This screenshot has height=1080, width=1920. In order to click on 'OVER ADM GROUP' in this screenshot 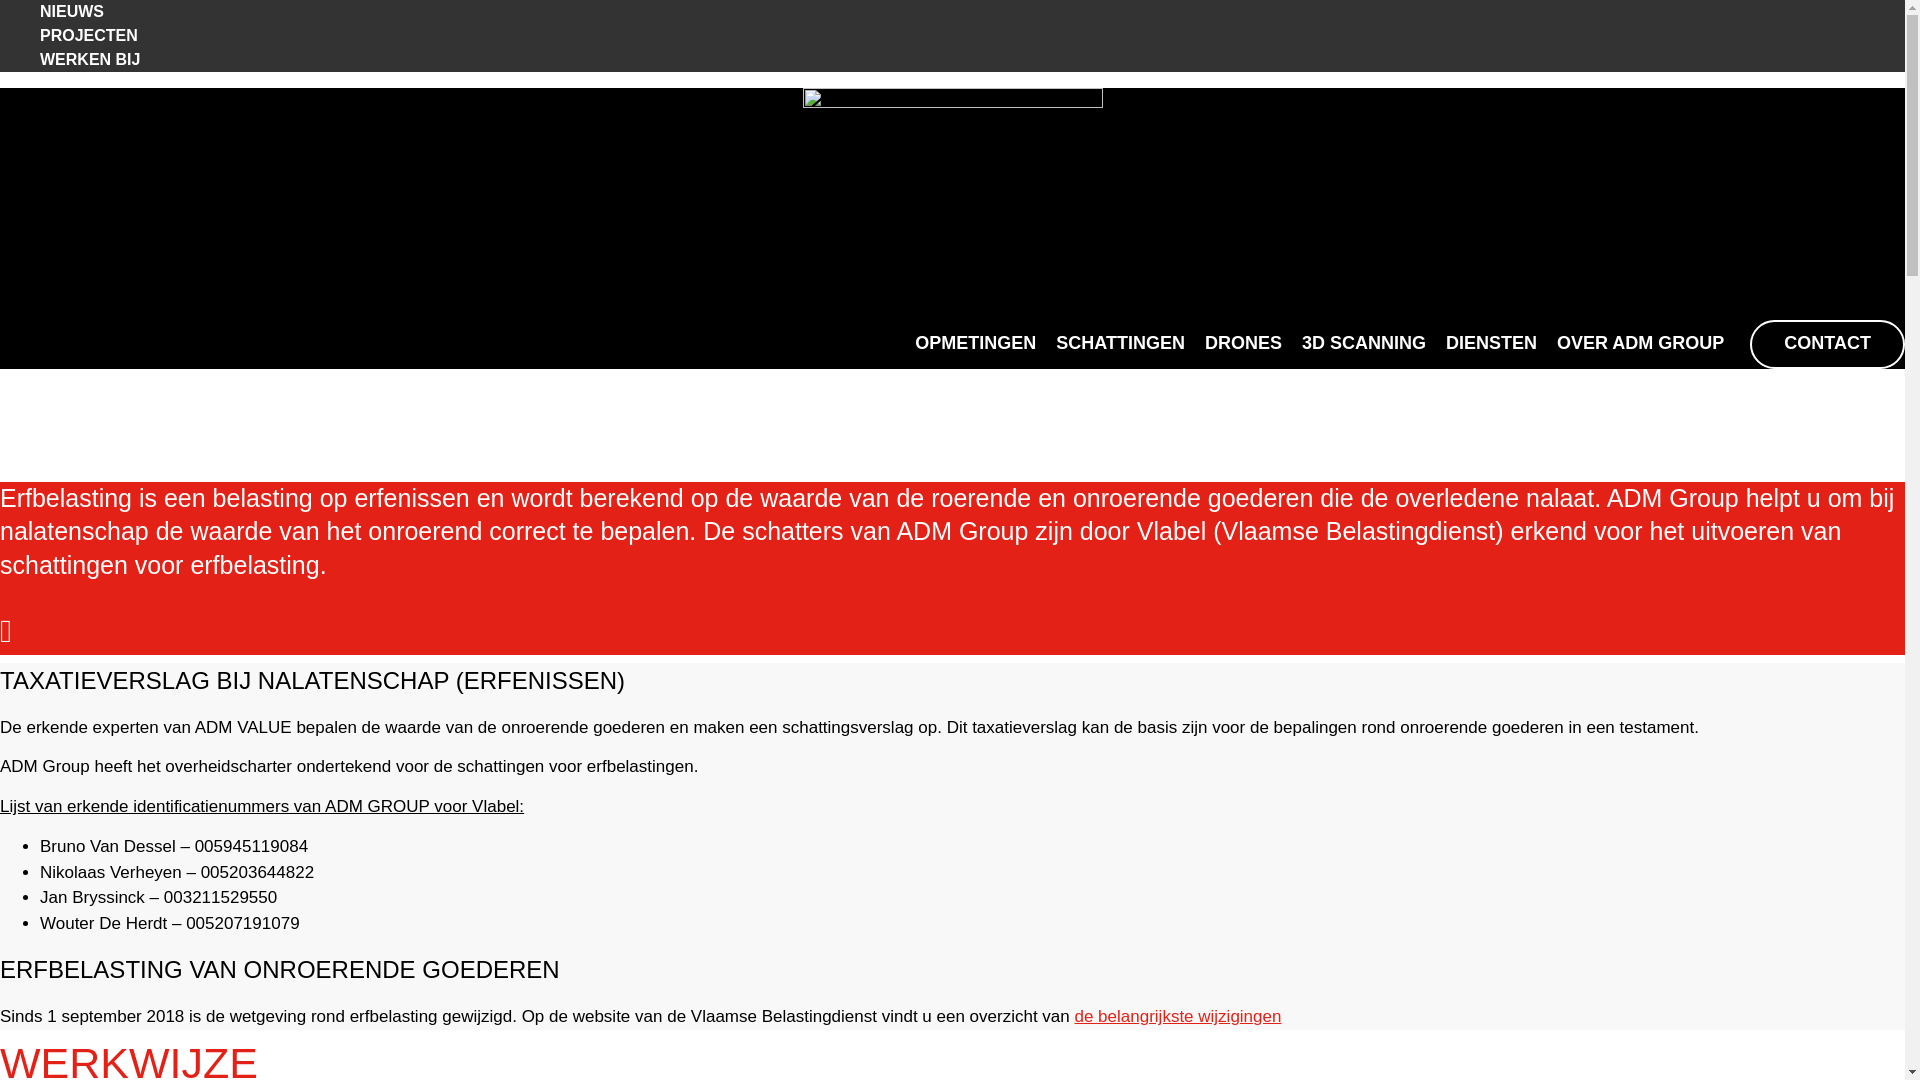, I will do `click(1640, 343)`.